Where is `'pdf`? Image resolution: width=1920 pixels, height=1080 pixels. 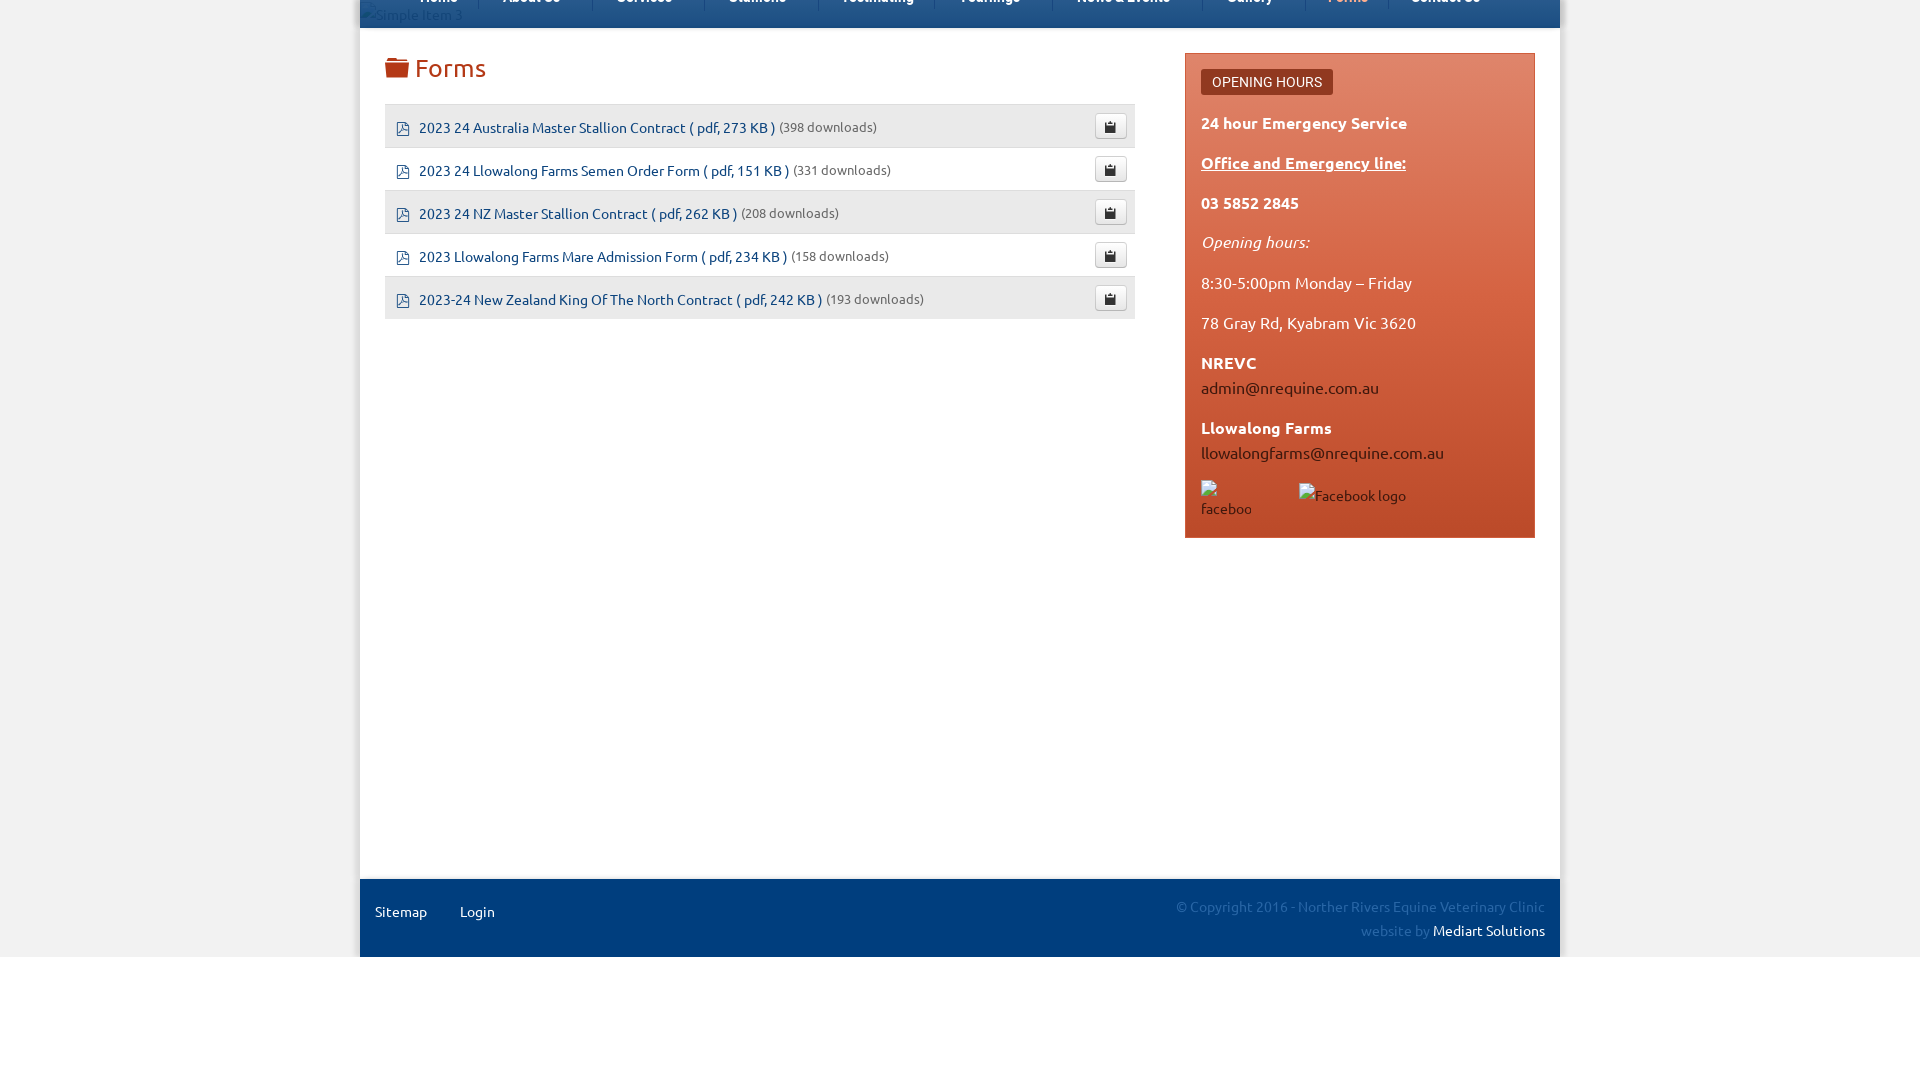 'pdf is located at coordinates (593, 167).